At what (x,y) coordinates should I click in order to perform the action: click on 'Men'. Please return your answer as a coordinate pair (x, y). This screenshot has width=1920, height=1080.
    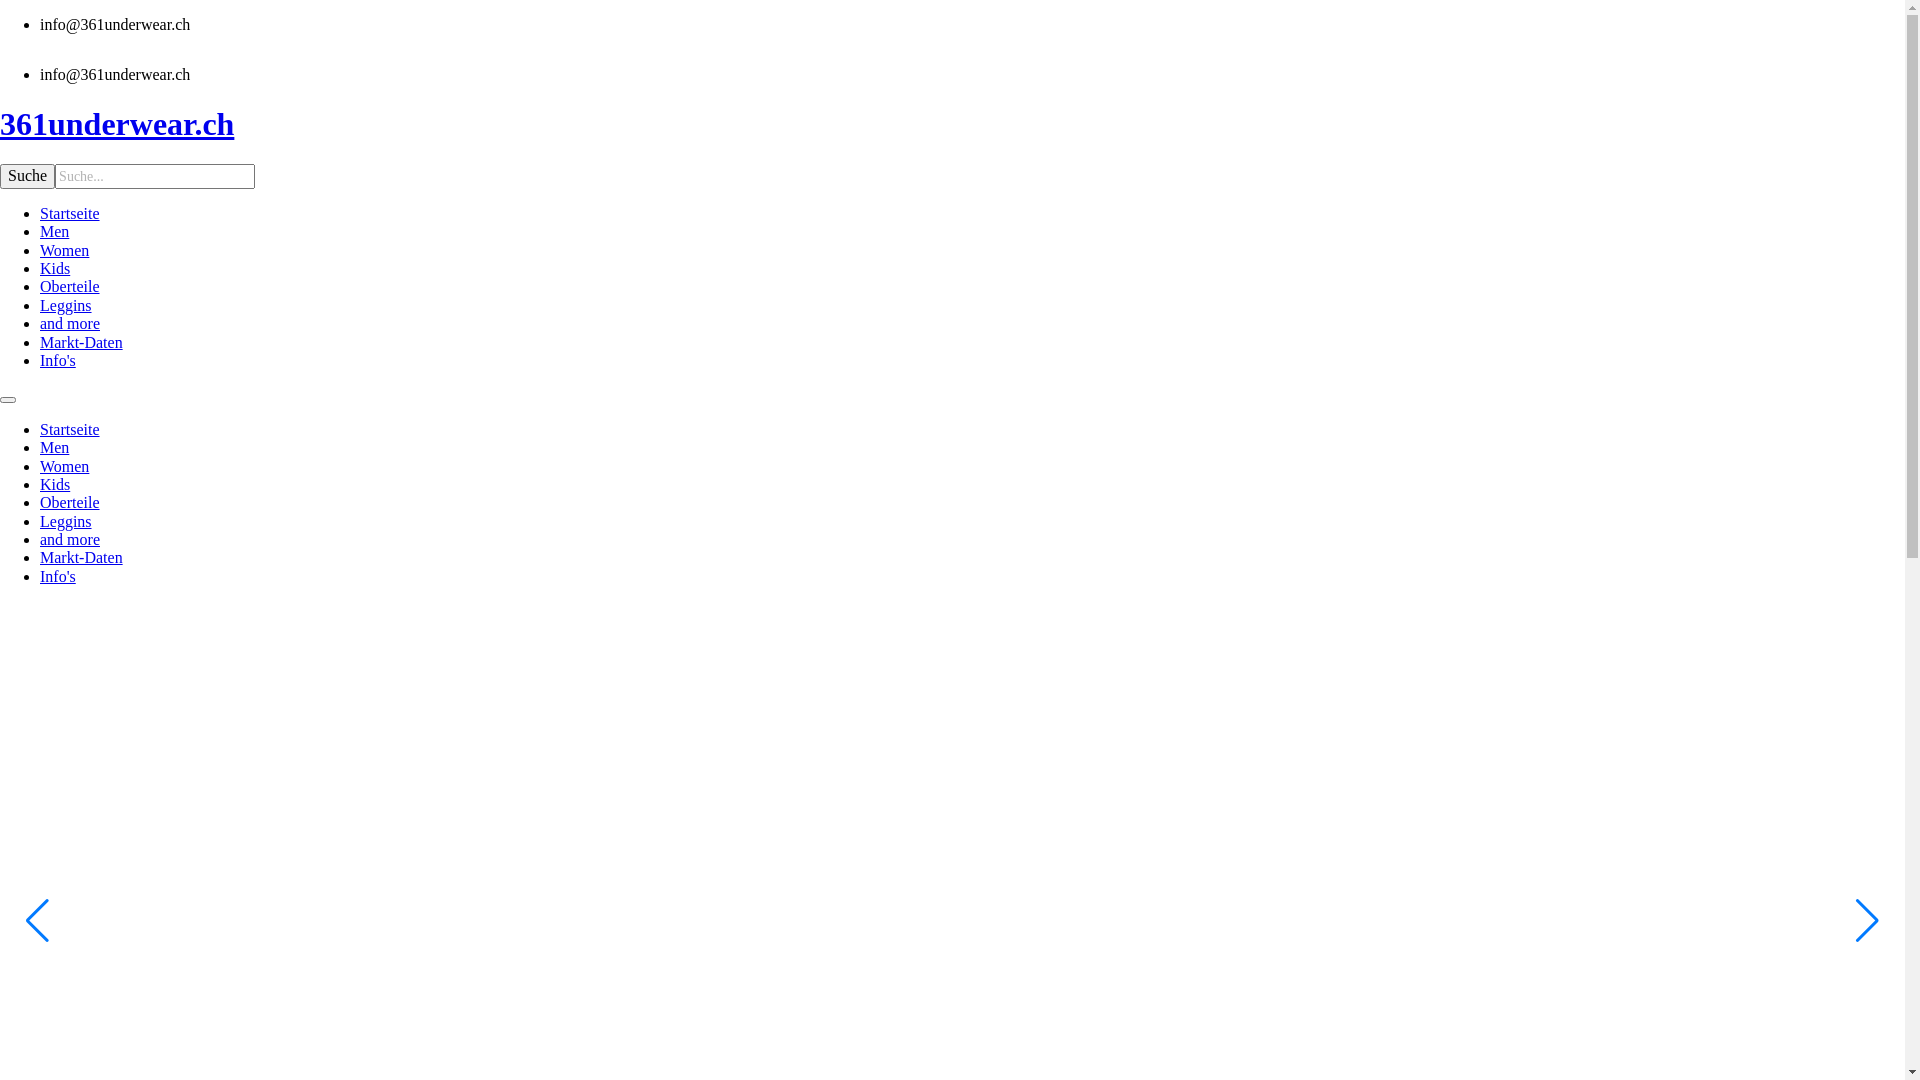
    Looking at the image, I should click on (54, 230).